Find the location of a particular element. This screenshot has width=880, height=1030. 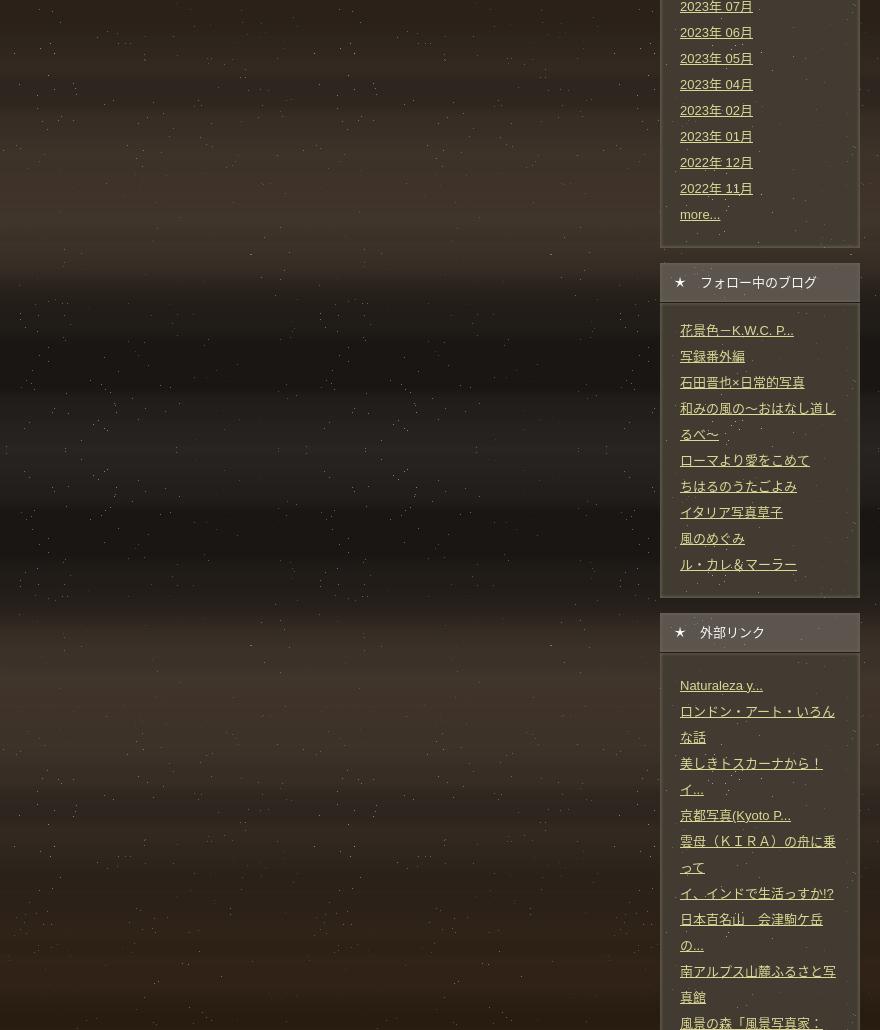

'日本百名山　会津駒ケ岳の...' is located at coordinates (678, 931).